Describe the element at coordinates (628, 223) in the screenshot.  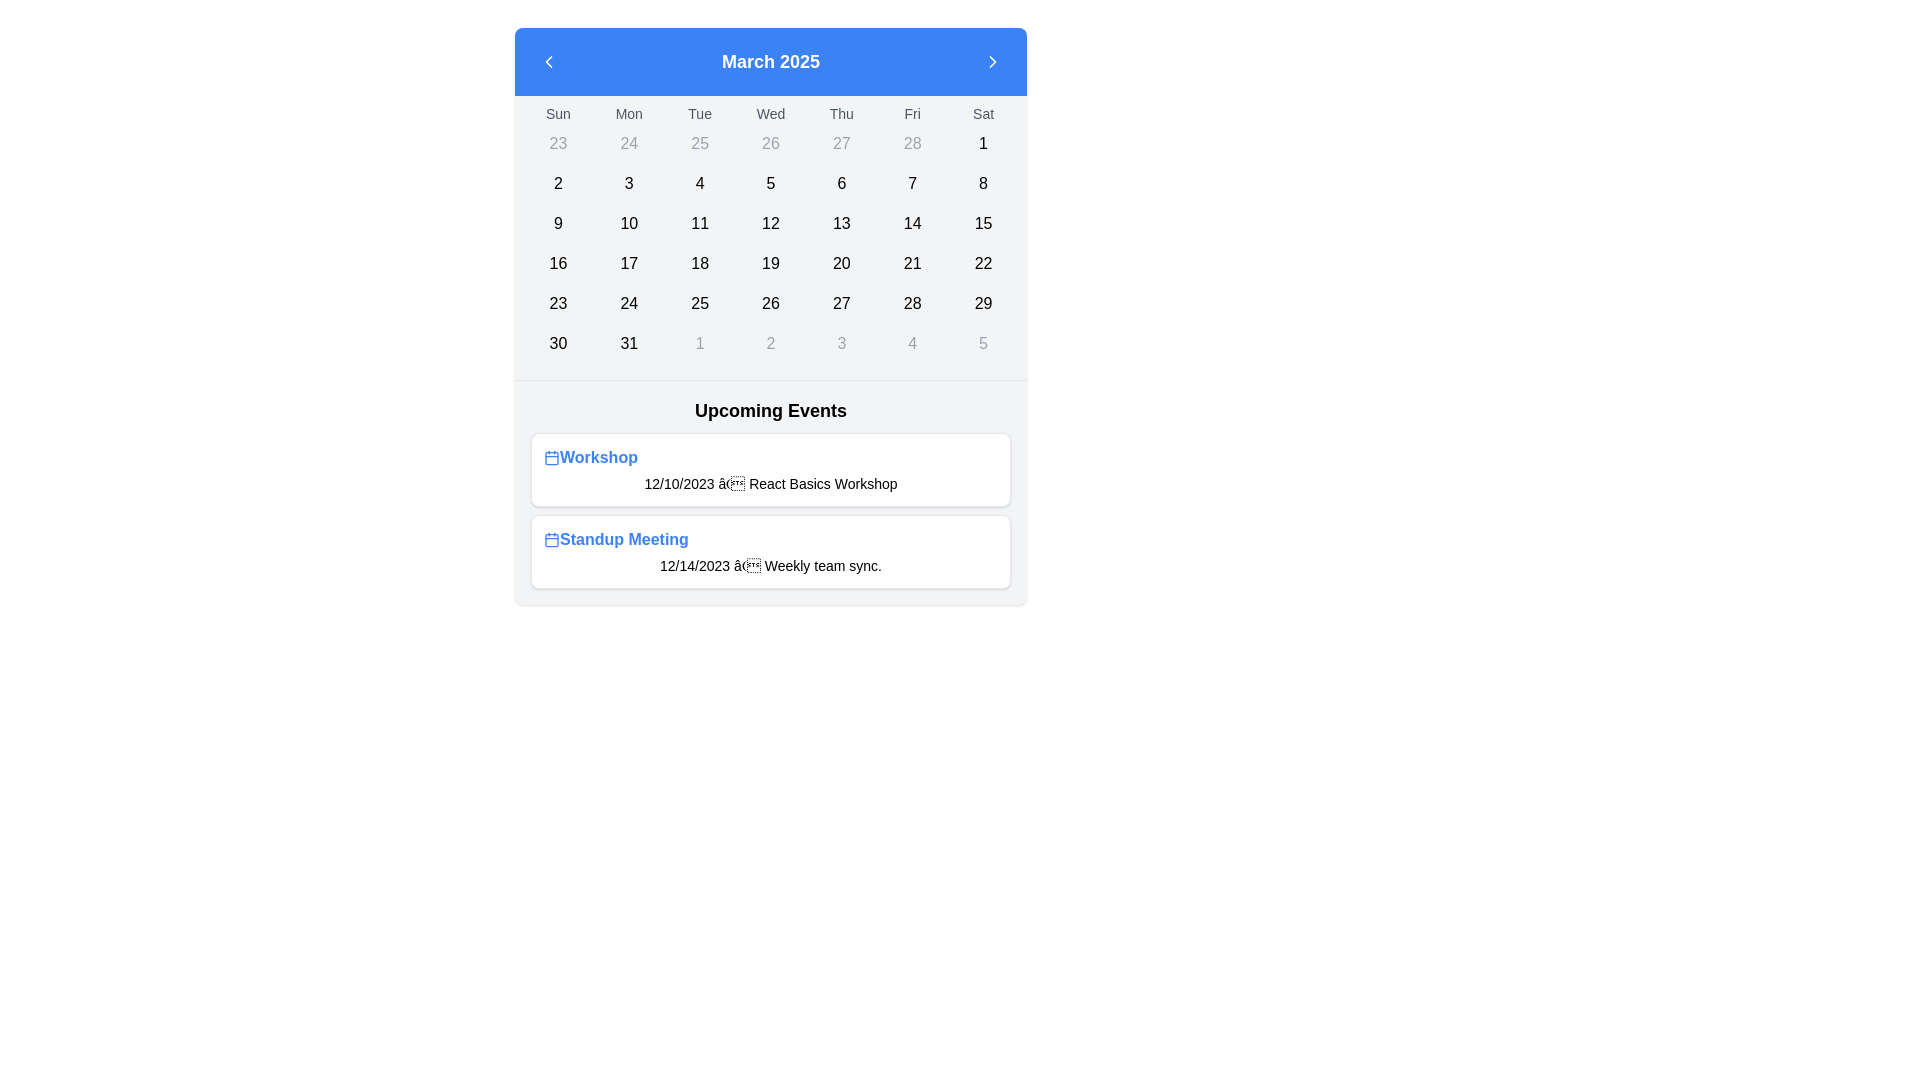
I see `the rectangular button with rounded borders that displays the number '10', located in the calendar widget under 'Mon'` at that location.